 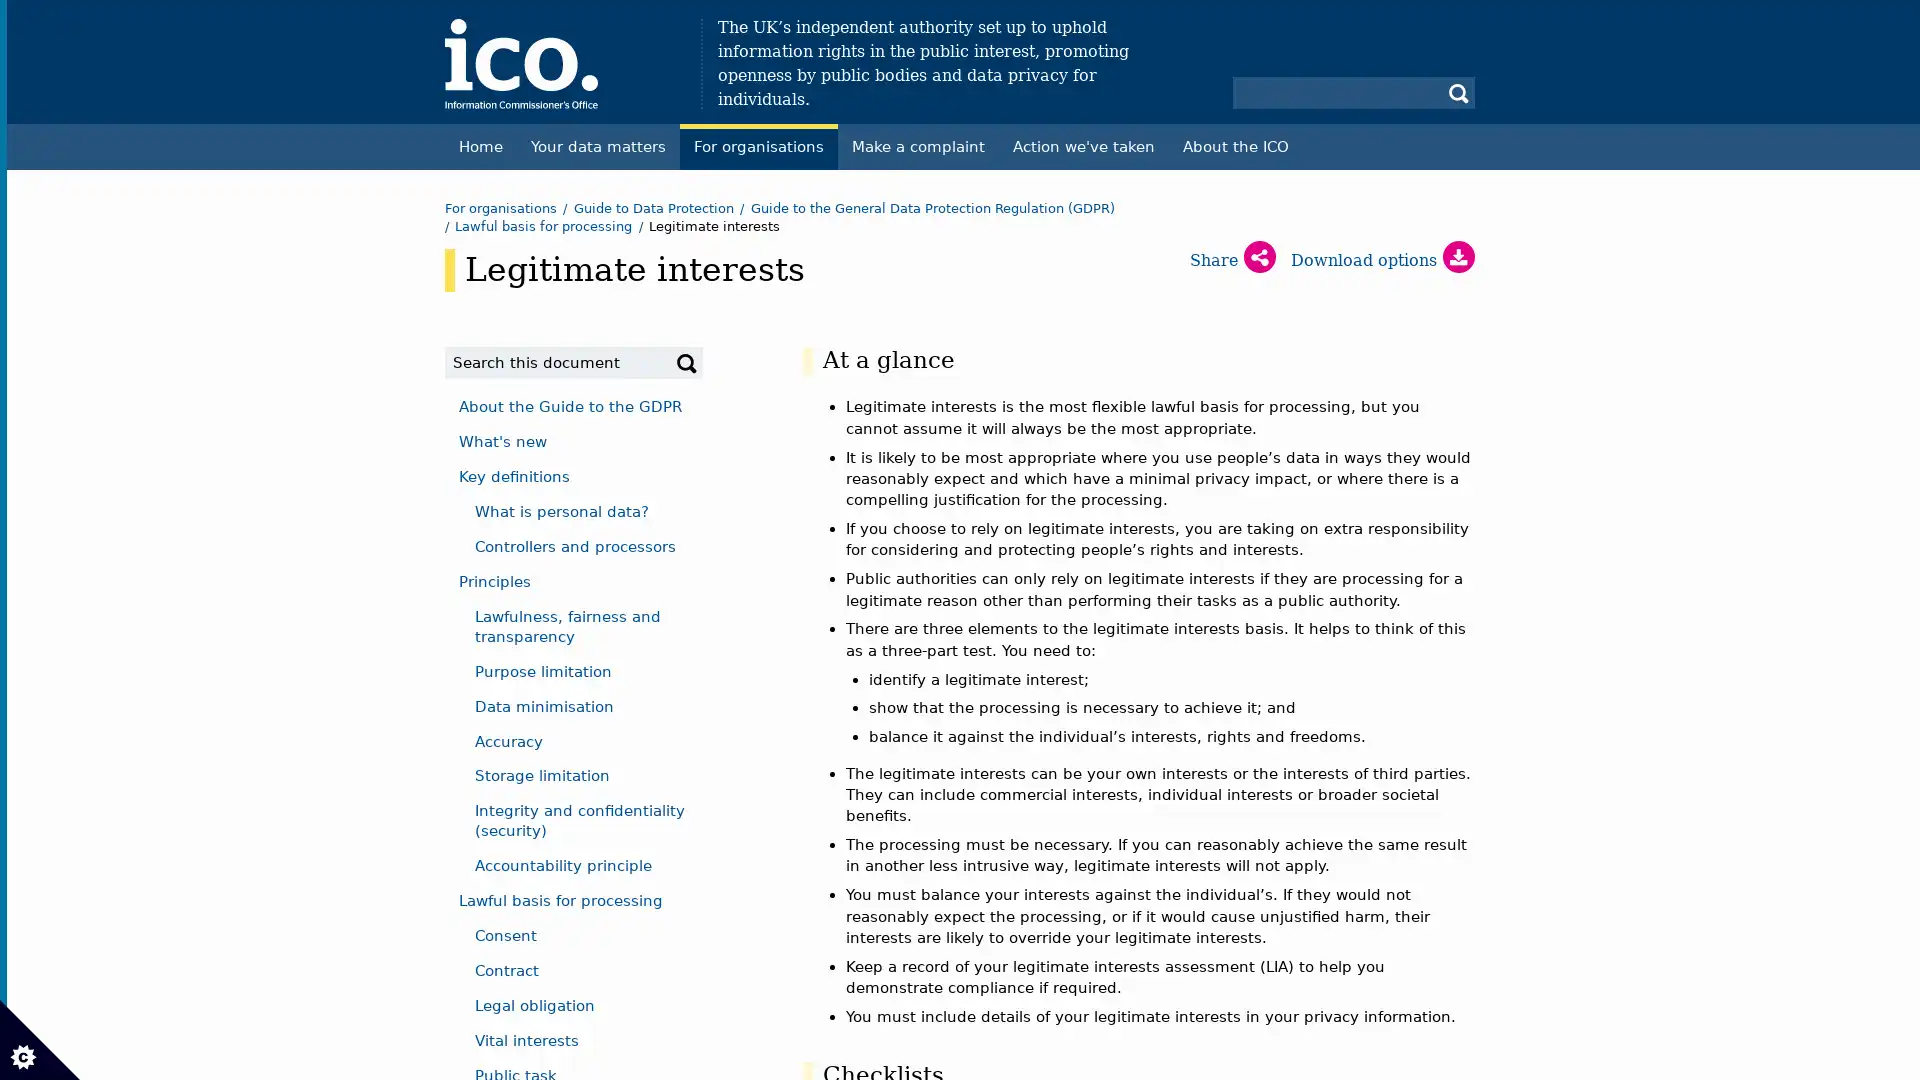 I want to click on Reject all cookies, so click(x=356, y=260).